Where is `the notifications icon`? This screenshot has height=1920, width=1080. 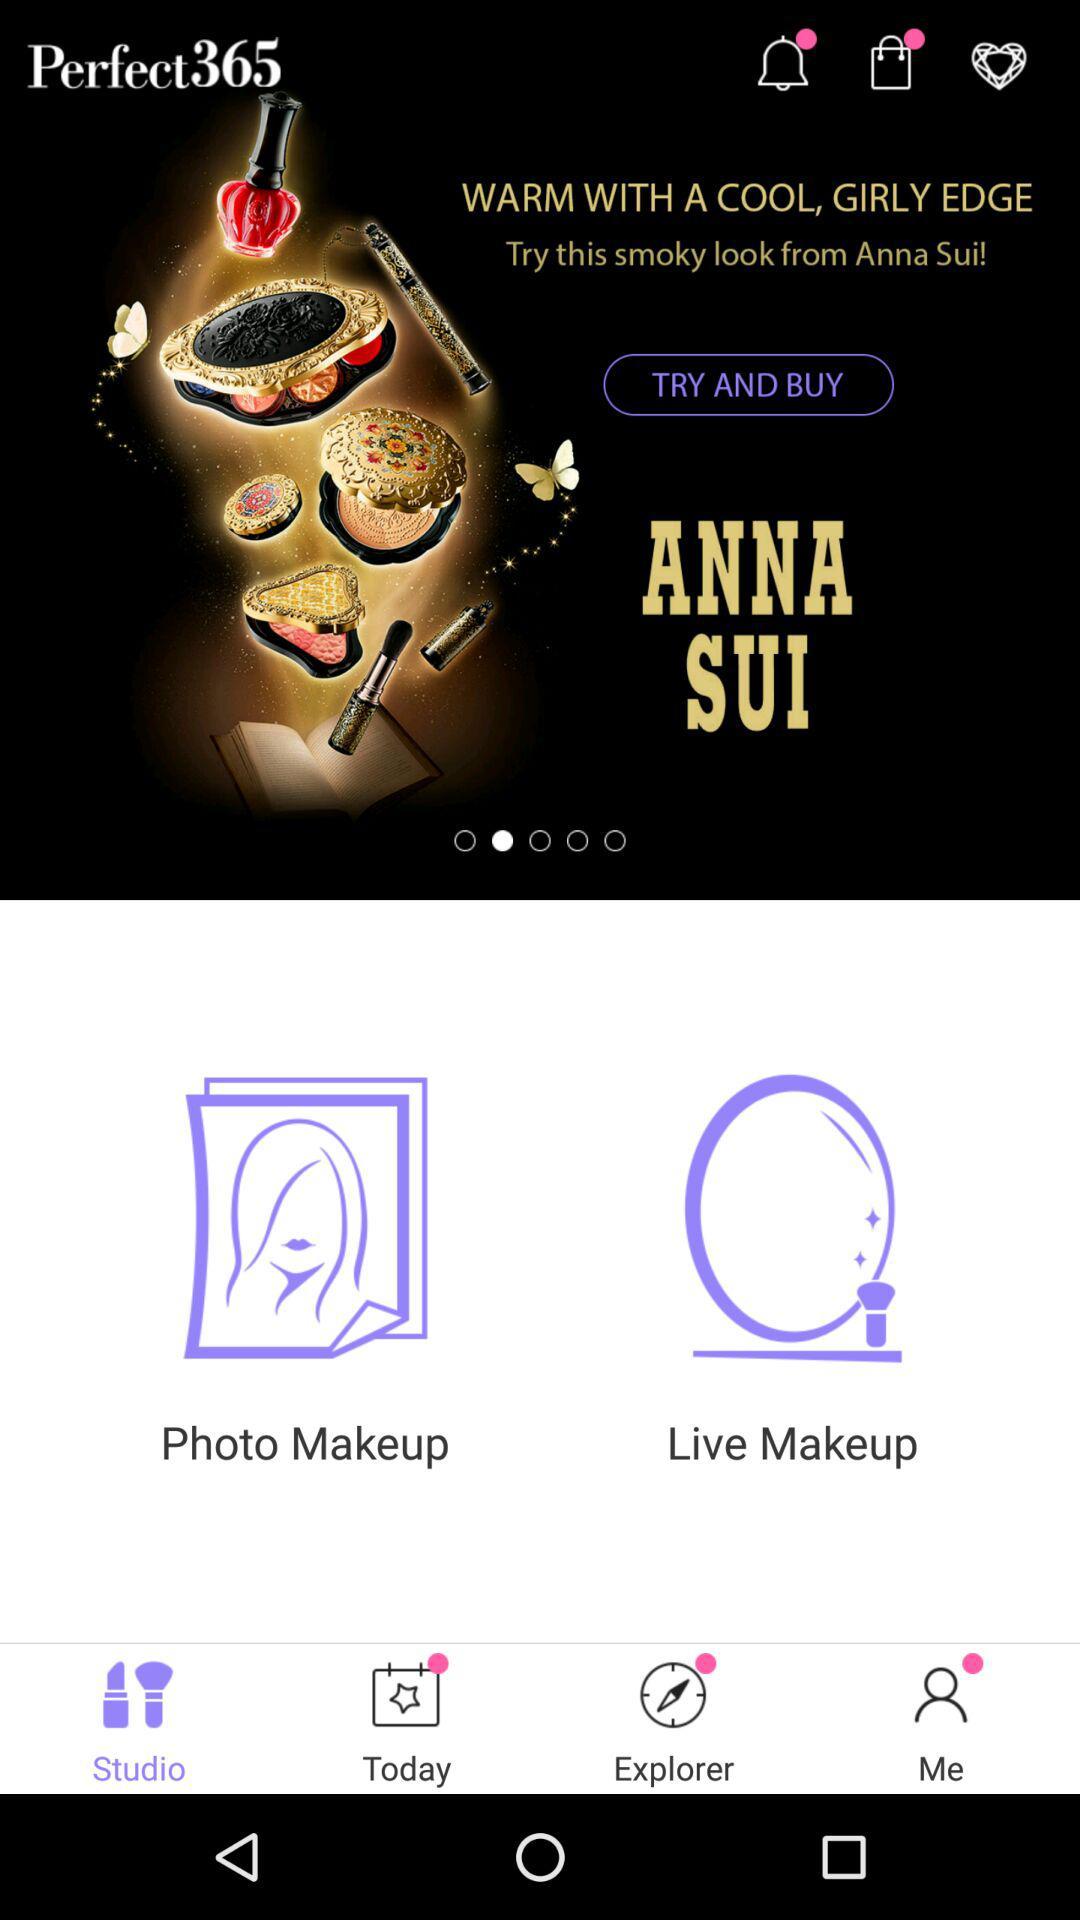
the notifications icon is located at coordinates (781, 67).